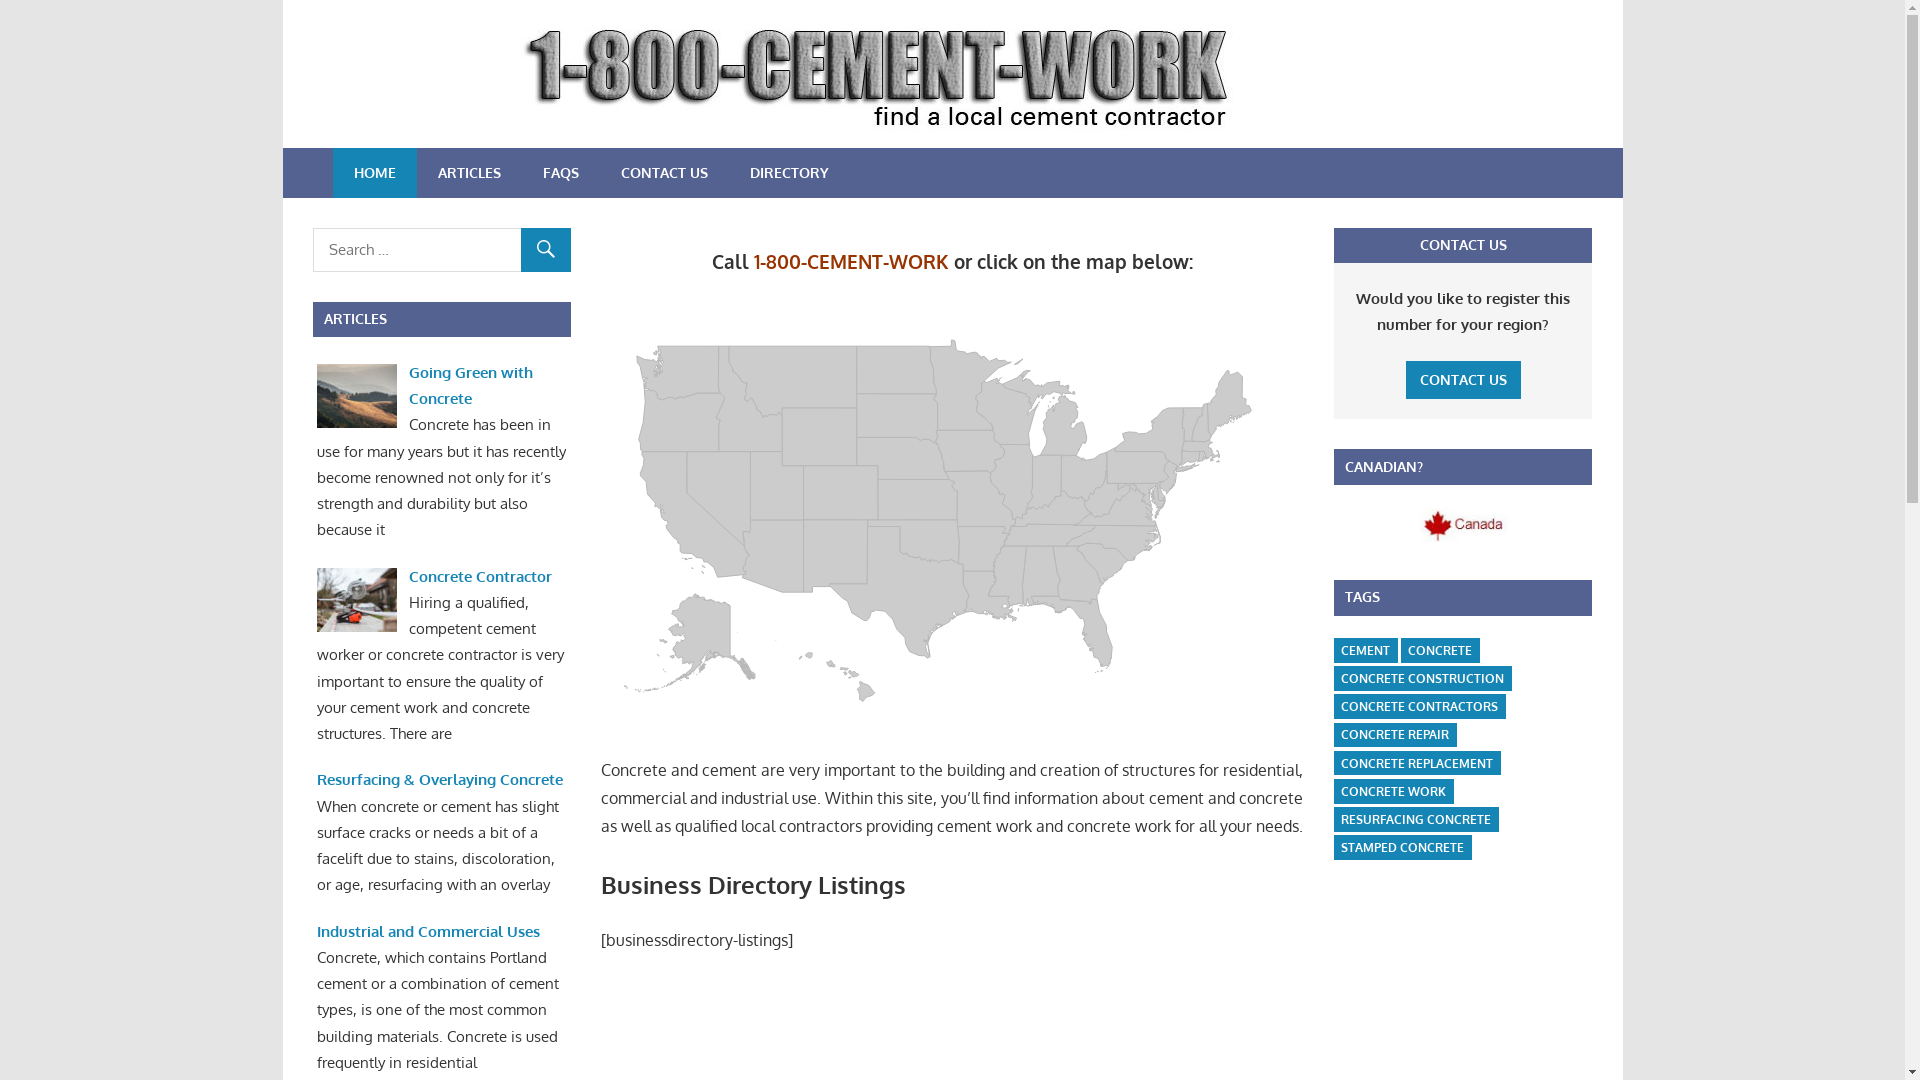 This screenshot has height=1080, width=1920. What do you see at coordinates (439, 778) in the screenshot?
I see `'Resurfacing & Overlaying Concrete'` at bounding box center [439, 778].